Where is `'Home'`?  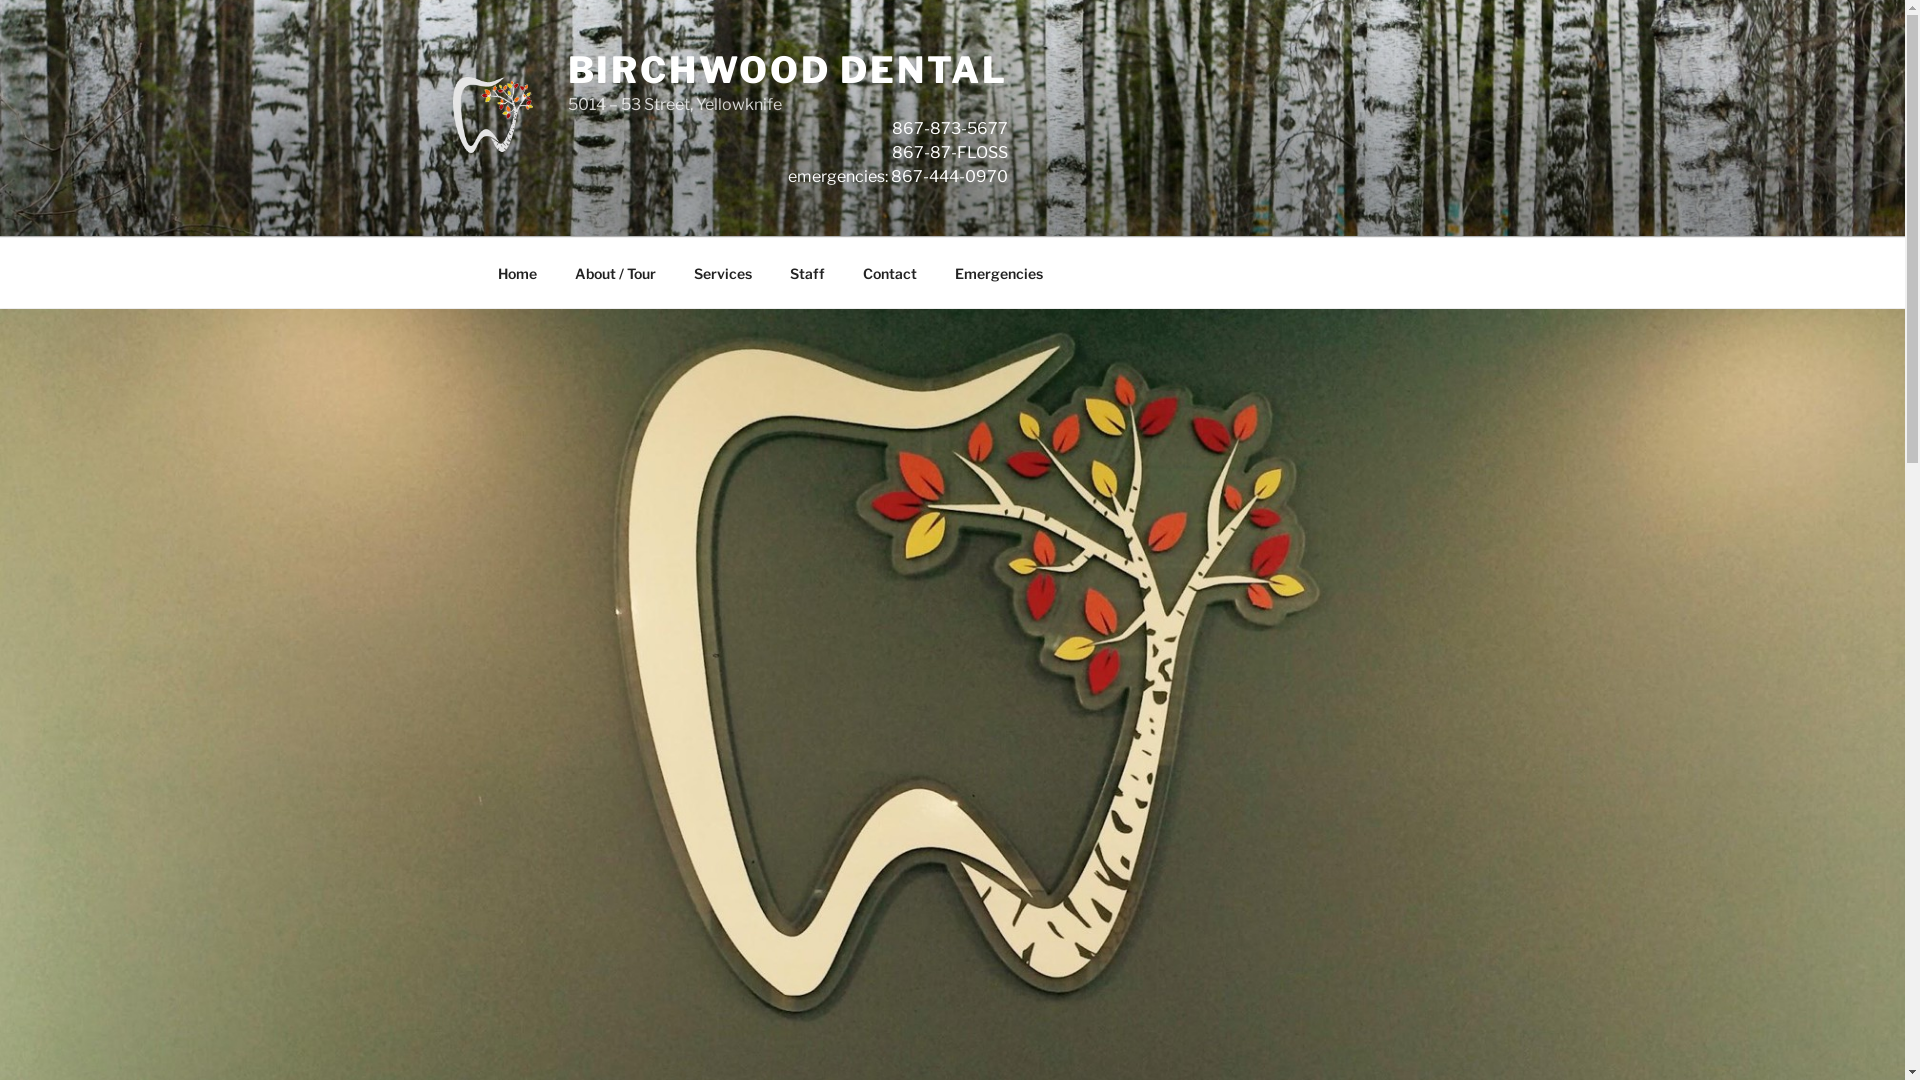 'Home' is located at coordinates (517, 272).